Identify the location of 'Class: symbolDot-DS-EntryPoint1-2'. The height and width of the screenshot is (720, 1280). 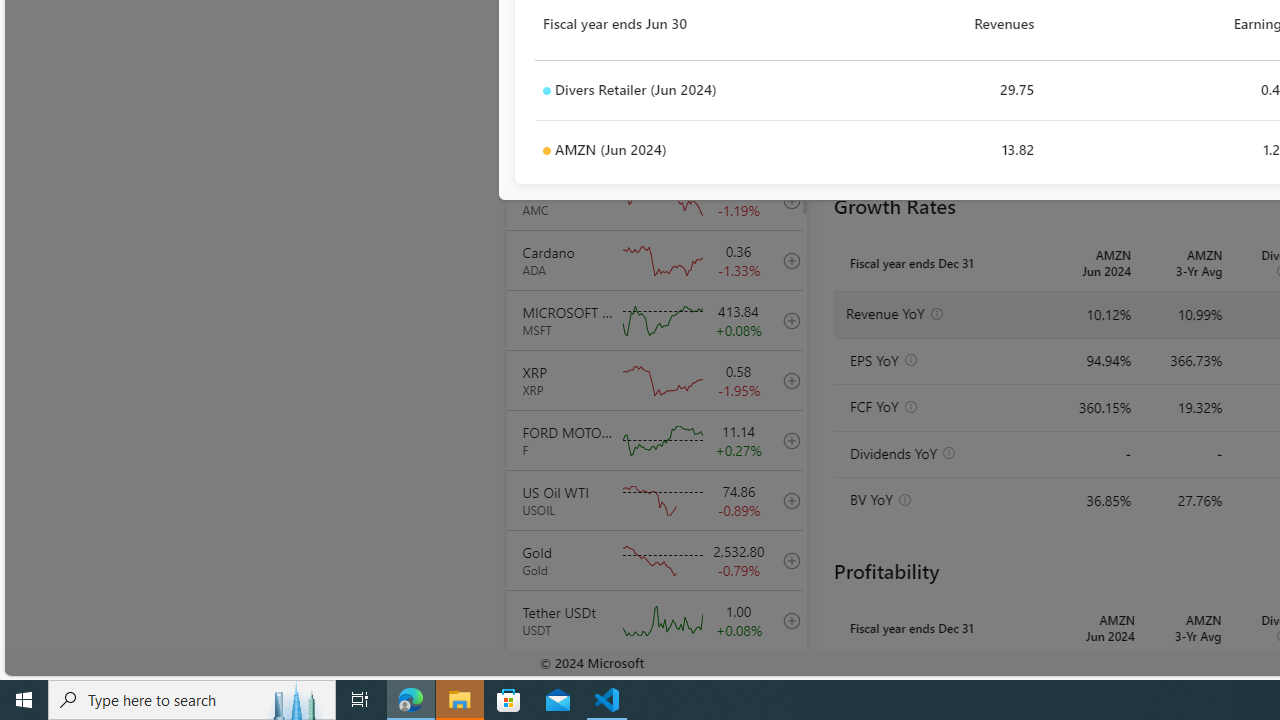
(546, 150).